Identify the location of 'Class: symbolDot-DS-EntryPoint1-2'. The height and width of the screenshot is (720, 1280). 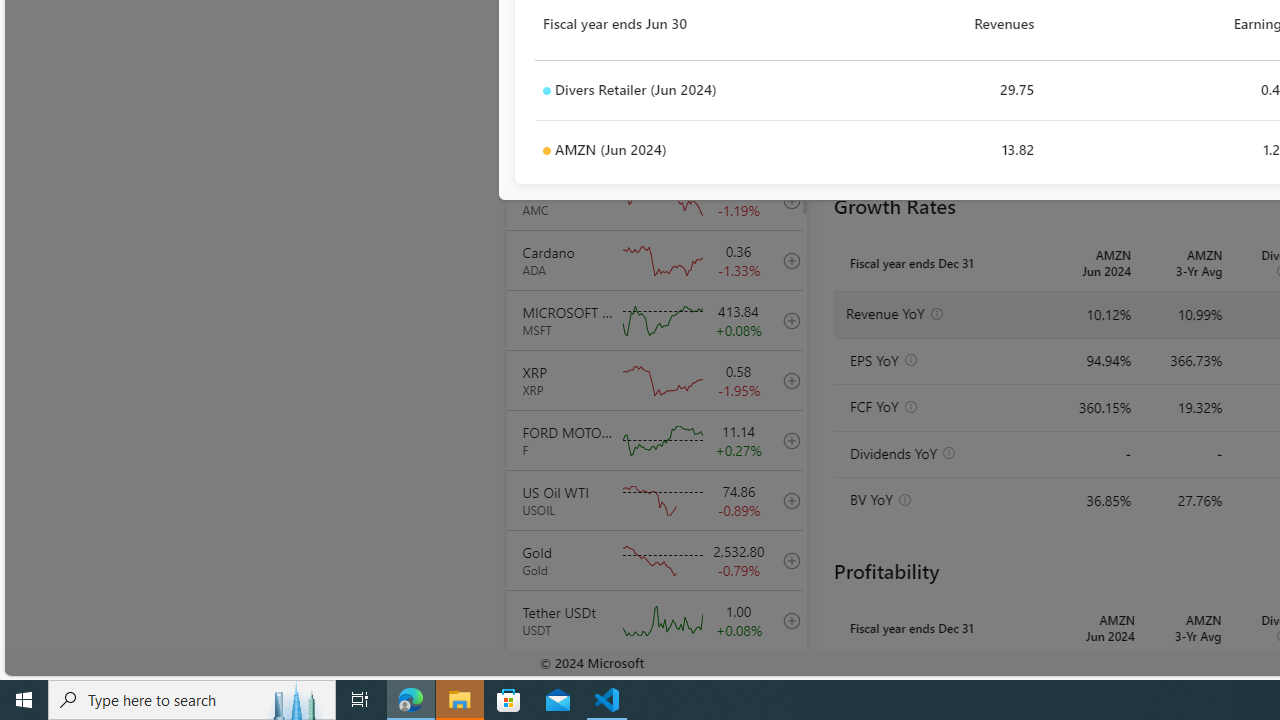
(546, 150).